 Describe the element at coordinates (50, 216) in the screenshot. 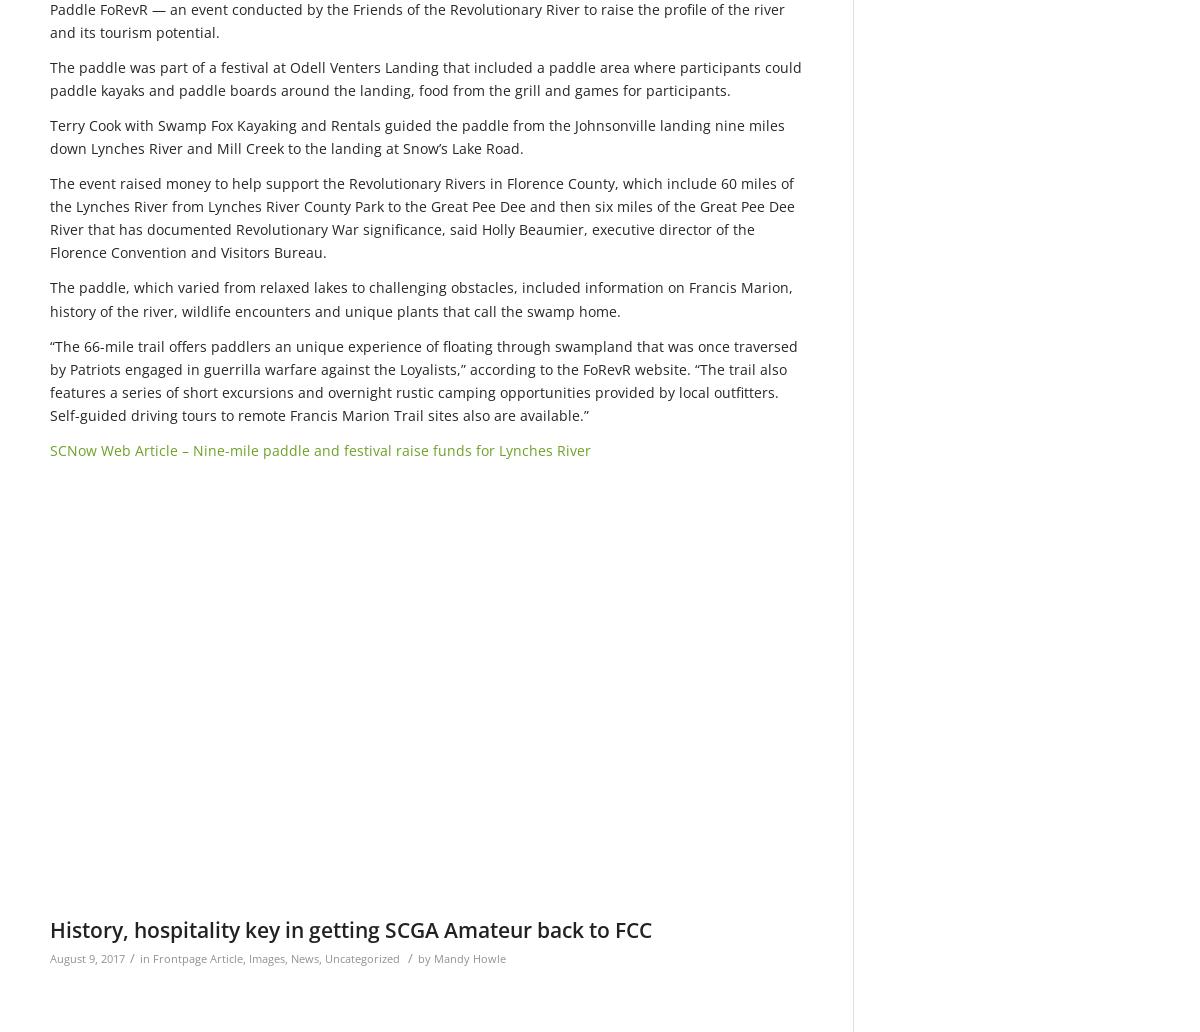

I see `'The event raised money to help support the Revolutionary Rivers in Florence County, which include 60 miles of the Lynches River from Lynches River County Park to the Great Pee Dee and then six miles of the Great Pee Dee River that has documented Revolutionary War significance, said Holly Beaumier, executive director of the Florence Convention and Visitors Bureau.'` at that location.